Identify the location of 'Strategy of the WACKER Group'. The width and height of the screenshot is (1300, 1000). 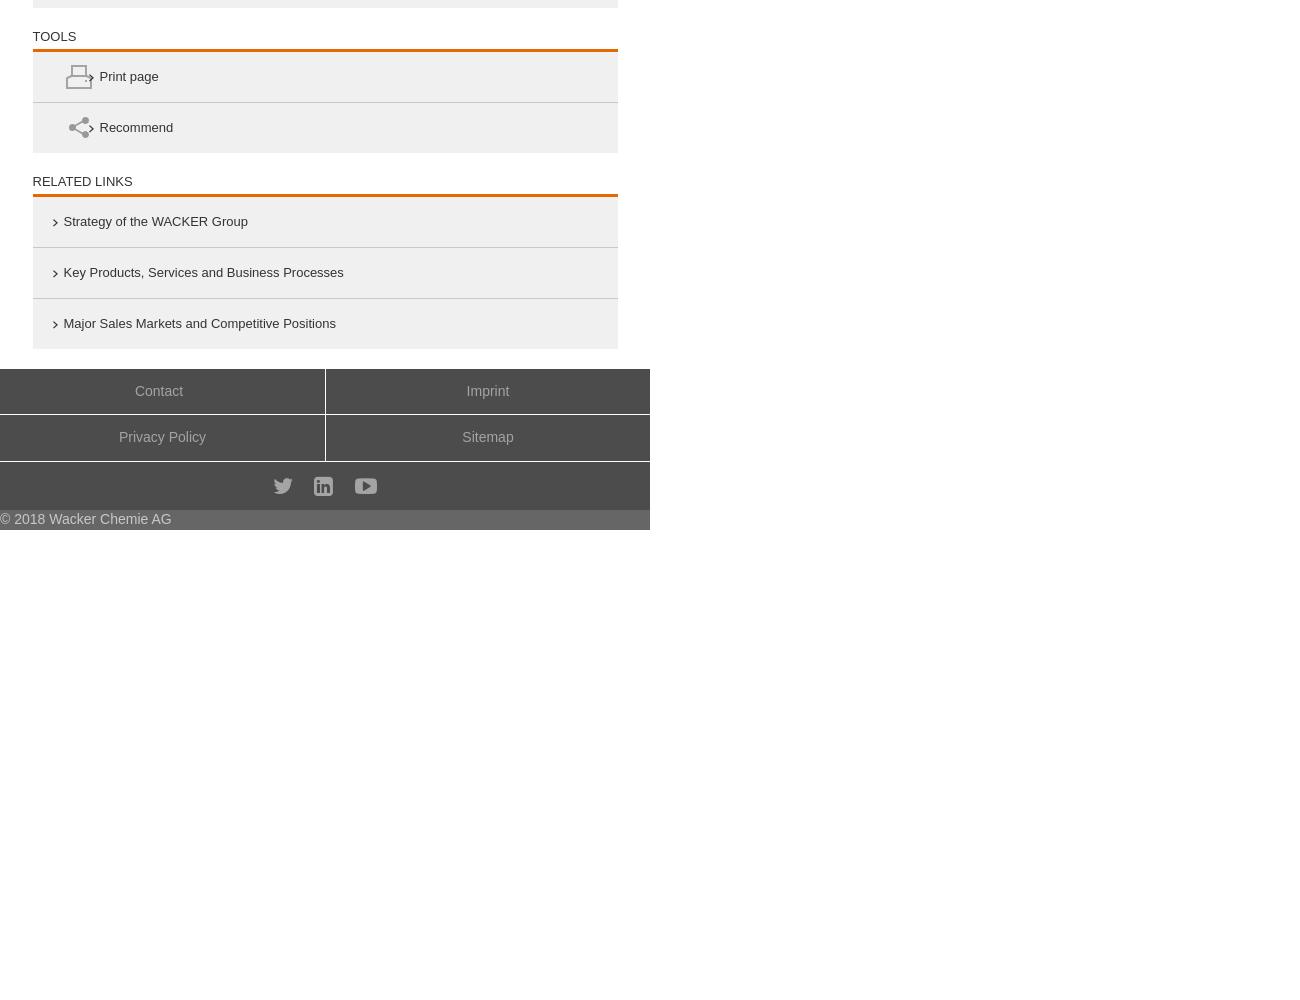
(153, 219).